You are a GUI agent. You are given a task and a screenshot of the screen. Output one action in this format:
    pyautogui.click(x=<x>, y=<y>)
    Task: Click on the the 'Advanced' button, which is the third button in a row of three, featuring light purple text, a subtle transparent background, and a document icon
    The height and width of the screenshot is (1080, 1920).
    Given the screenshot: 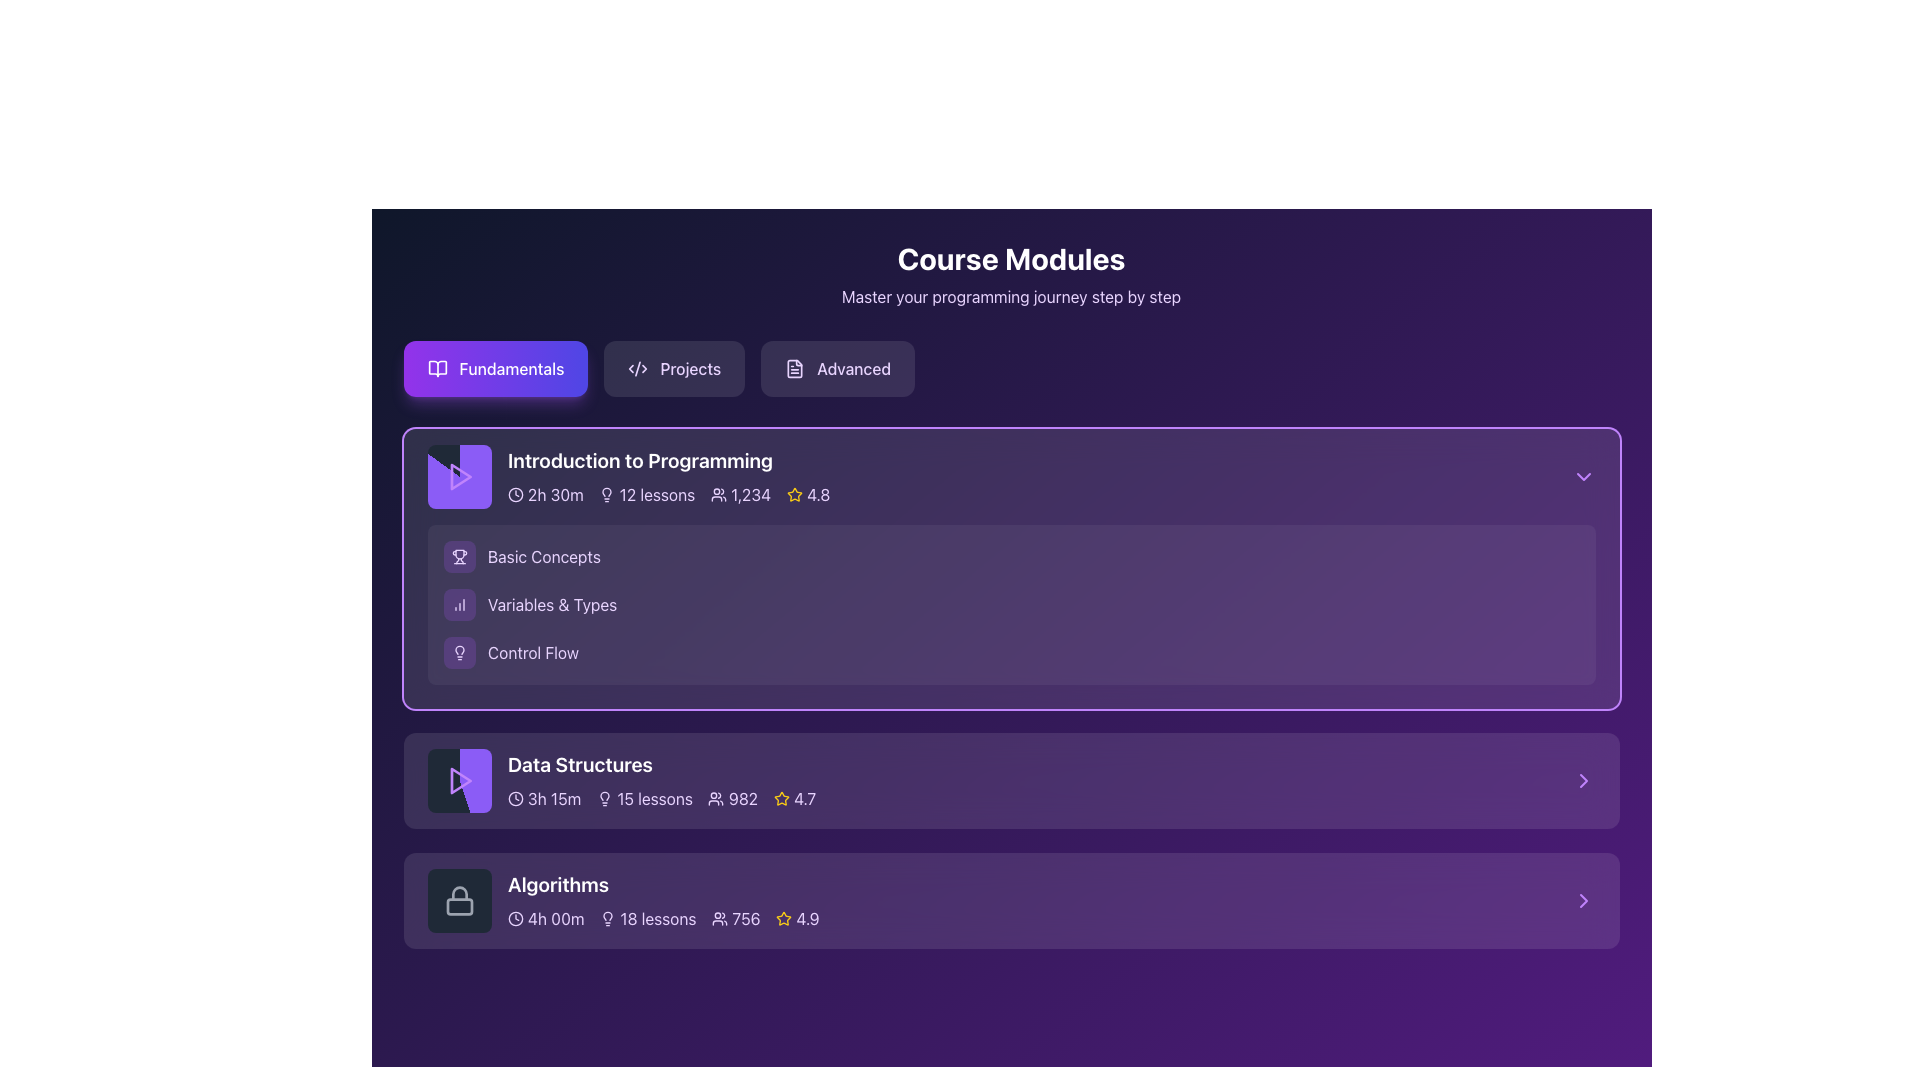 What is the action you would take?
    pyautogui.click(x=838, y=369)
    